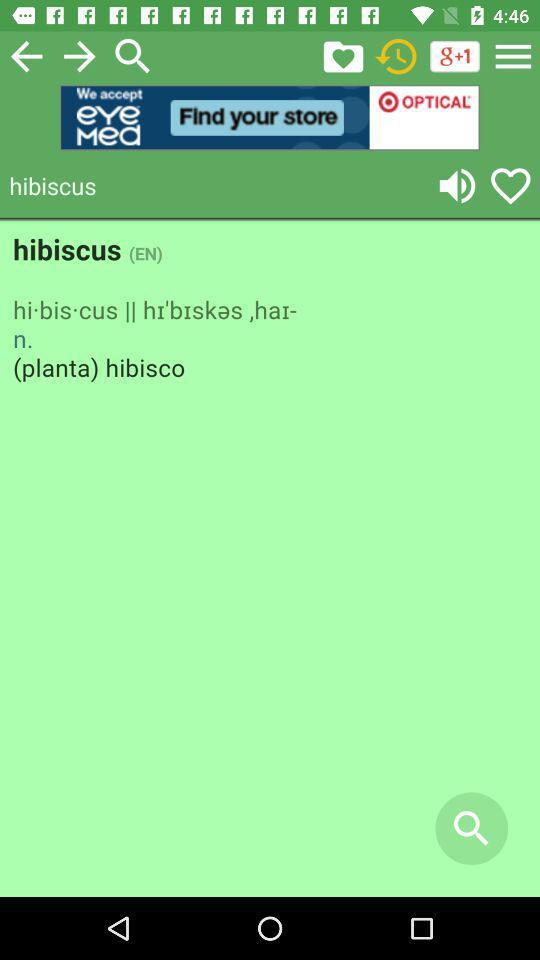 The height and width of the screenshot is (960, 540). Describe the element at coordinates (342, 55) in the screenshot. I see `folder button` at that location.